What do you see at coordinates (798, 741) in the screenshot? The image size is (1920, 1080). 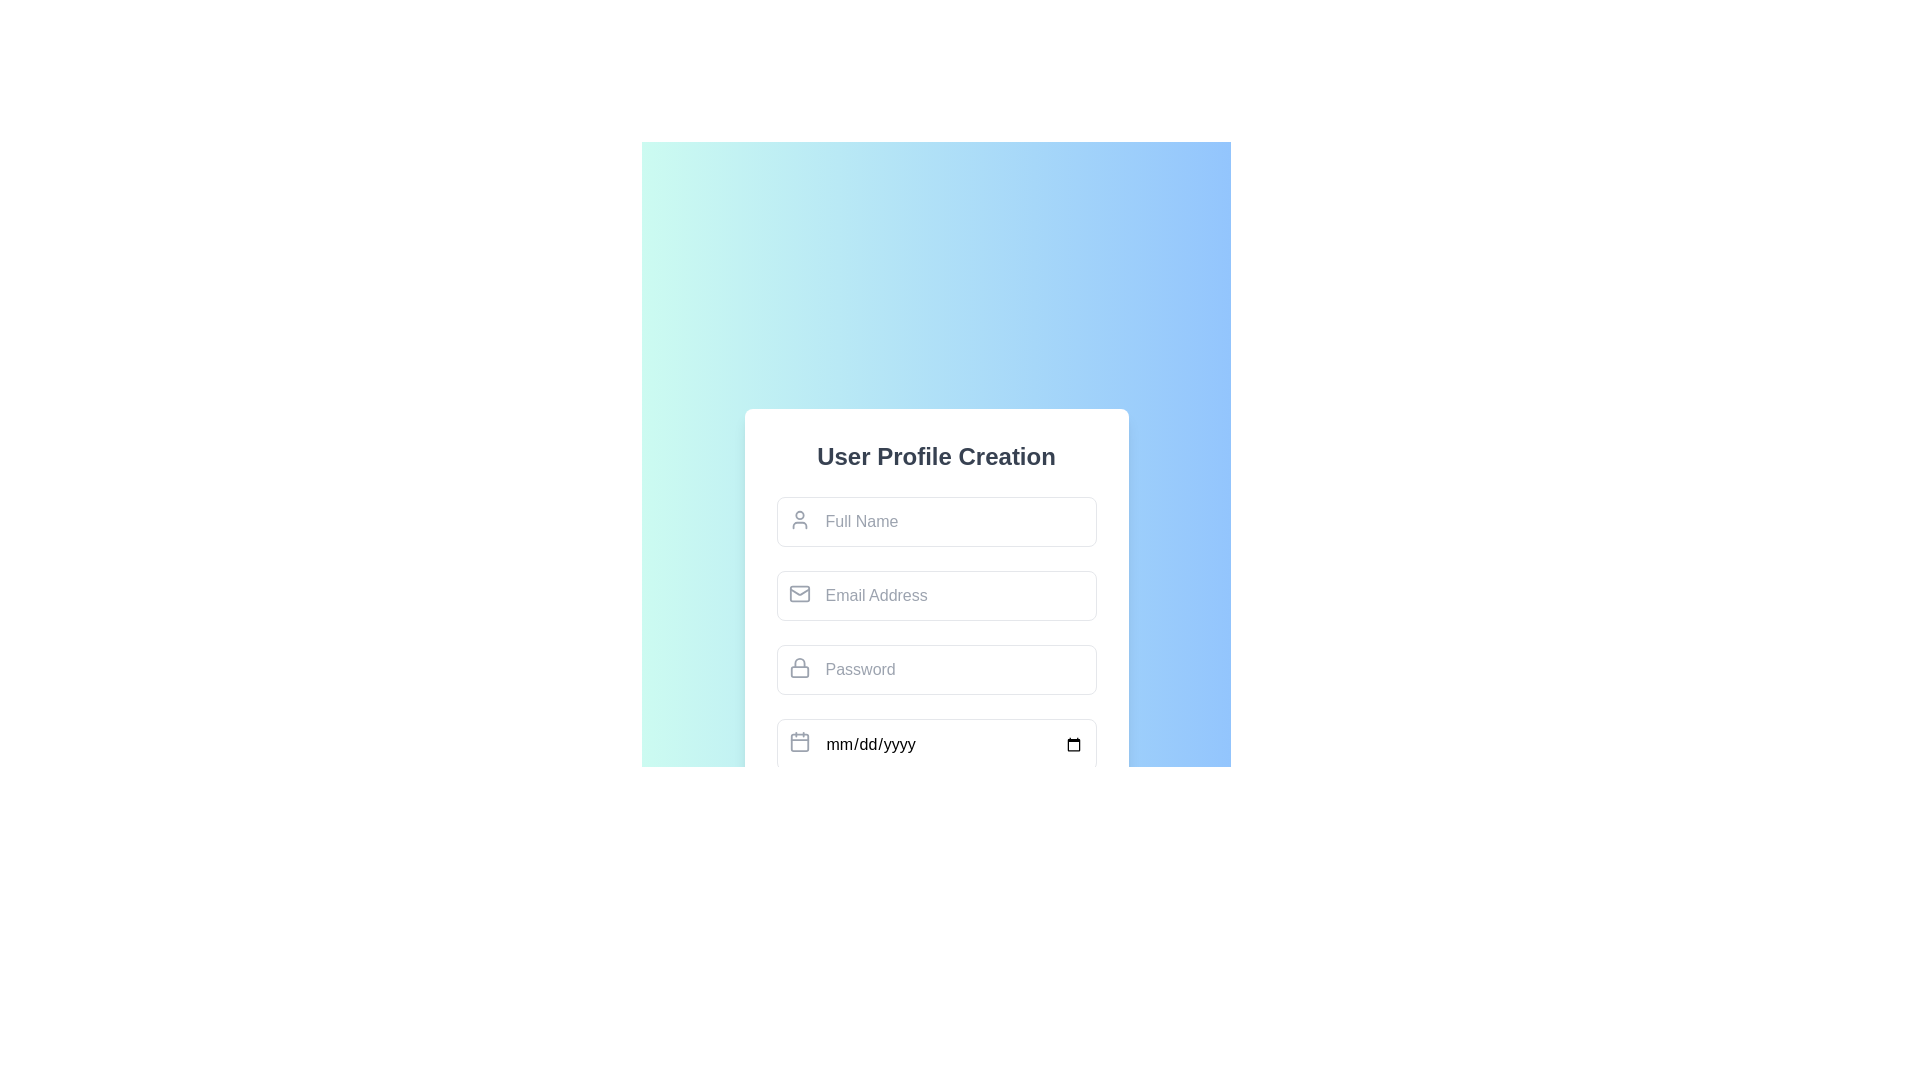 I see `the calendar icon located to the left of the date input field labeled 'mm/dd/yyyy'` at bounding box center [798, 741].